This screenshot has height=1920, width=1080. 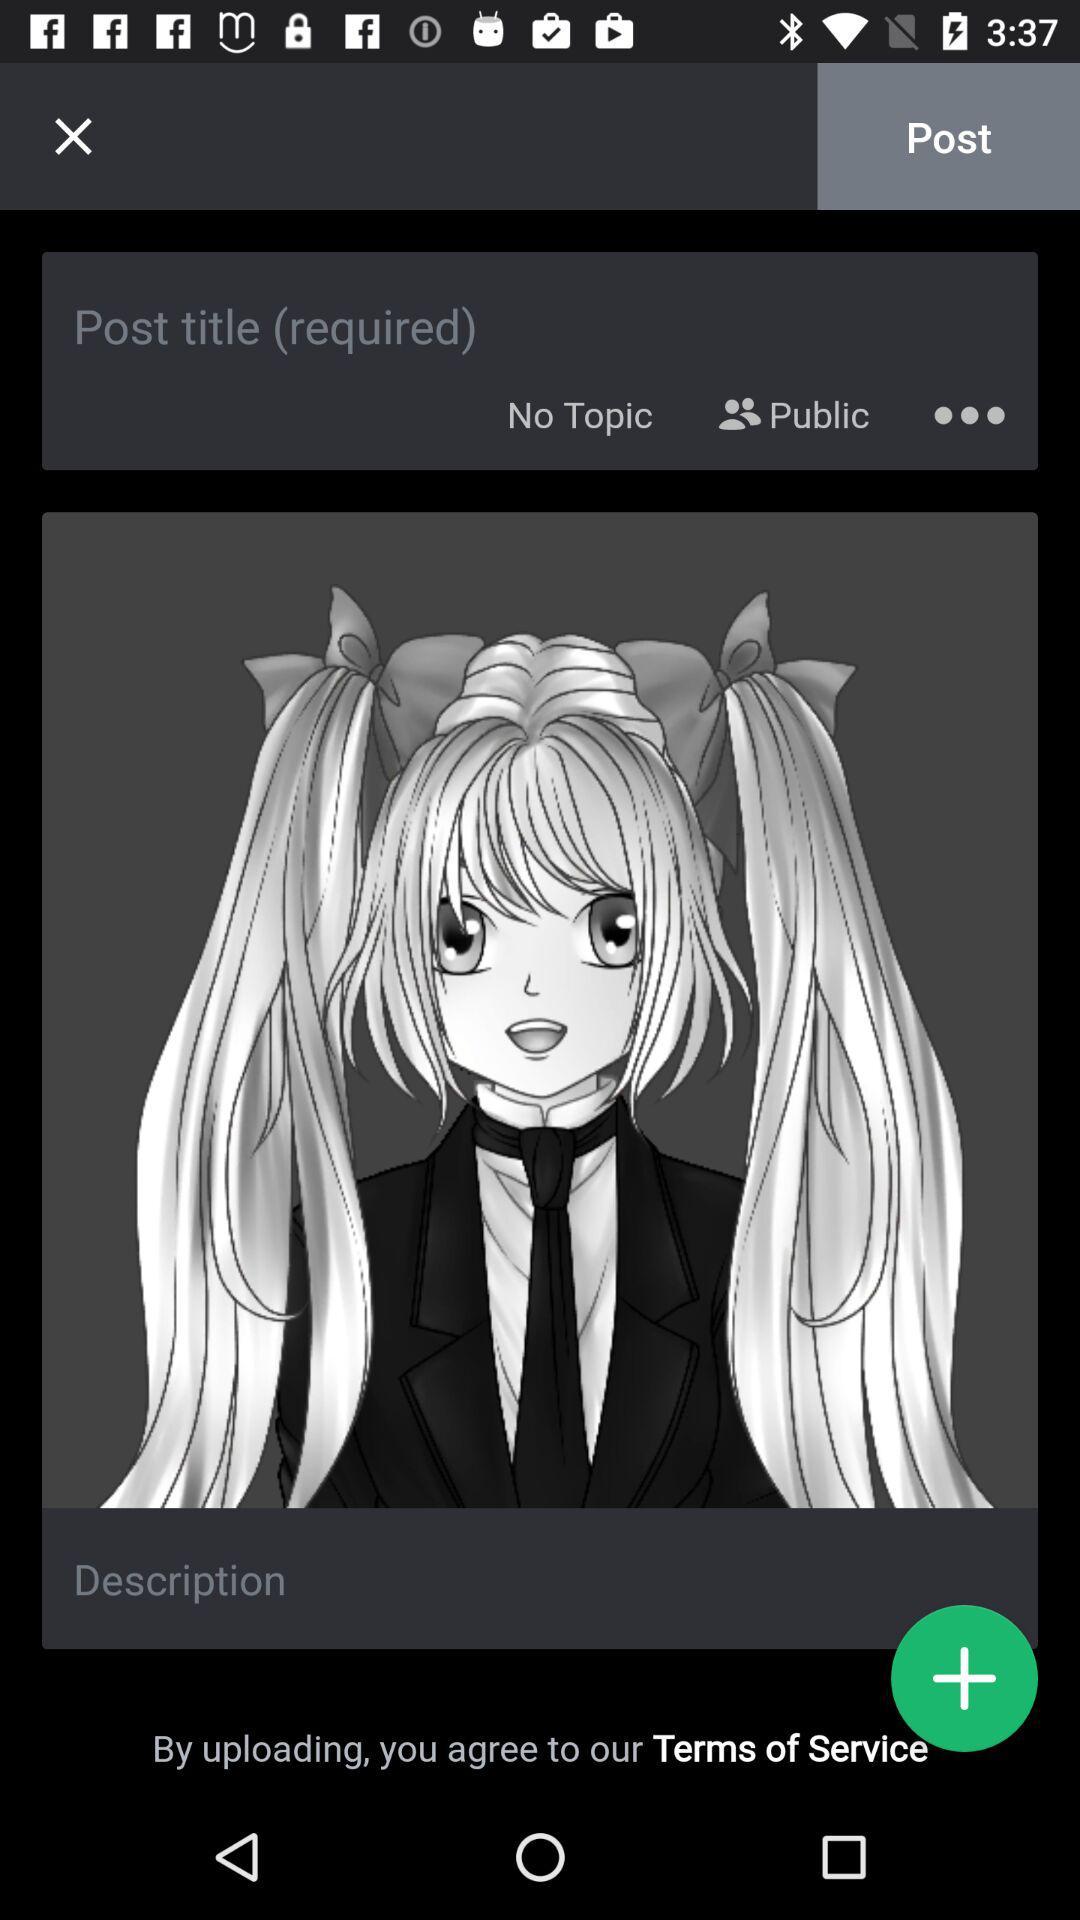 I want to click on a picture, so click(x=963, y=1678).